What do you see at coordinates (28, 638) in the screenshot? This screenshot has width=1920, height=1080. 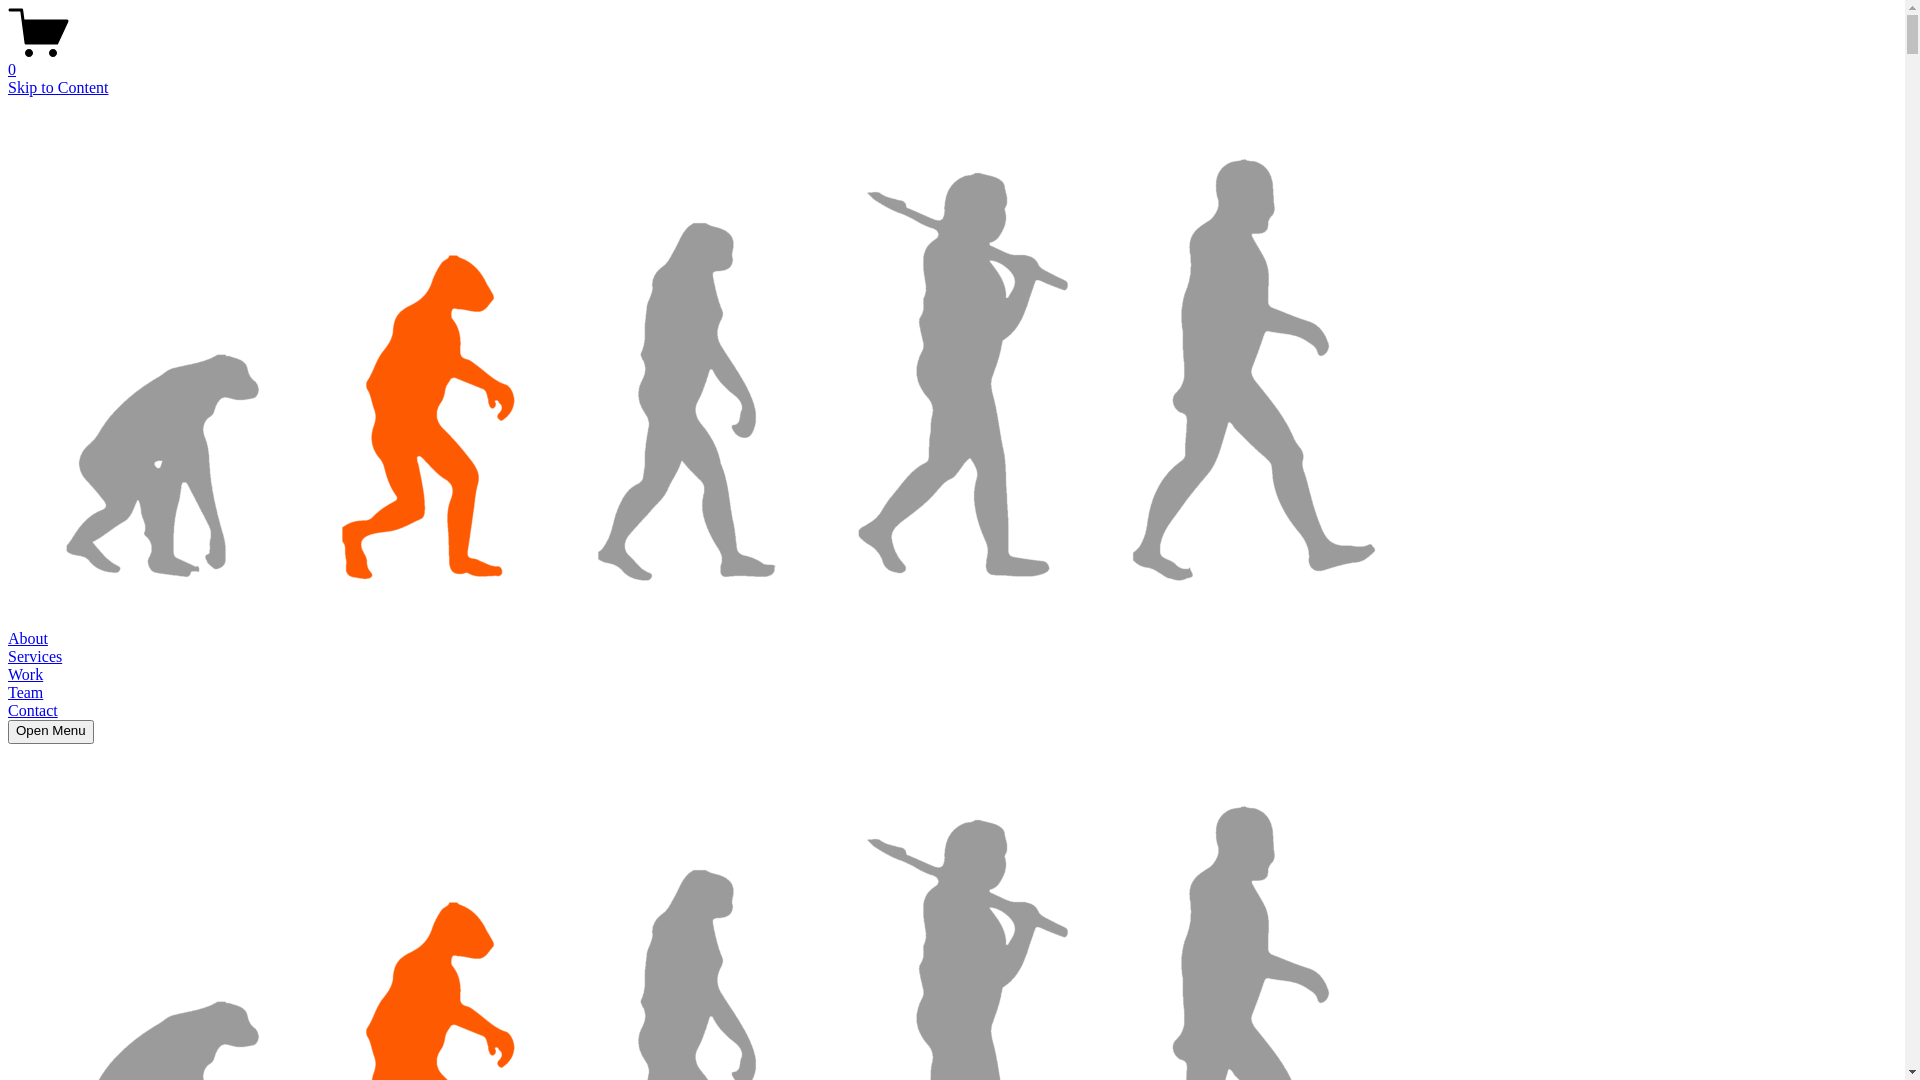 I see `'About'` at bounding box center [28, 638].